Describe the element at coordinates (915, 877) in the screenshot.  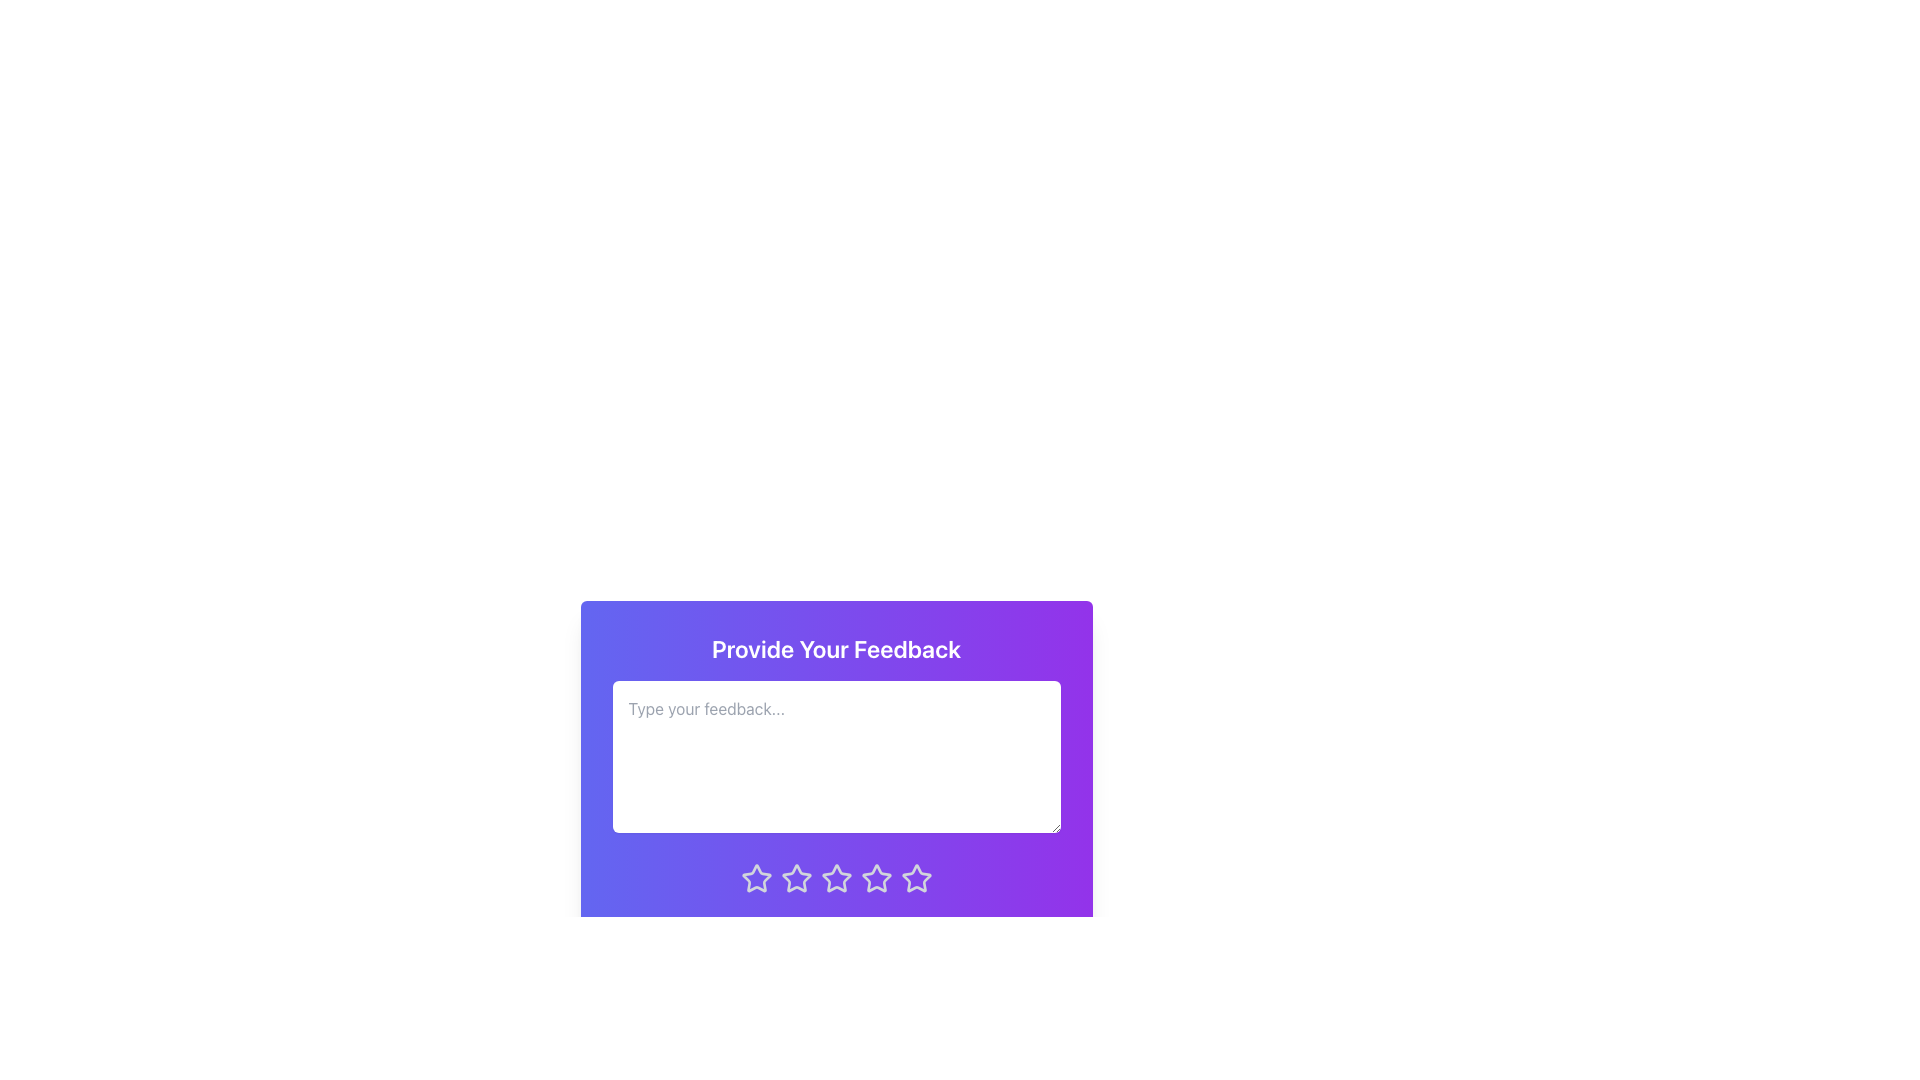
I see `the fifth star icon used for ratings, which has a gradient purple-to-pink background and is located below the 'Provide Your Feedback' text area` at that location.